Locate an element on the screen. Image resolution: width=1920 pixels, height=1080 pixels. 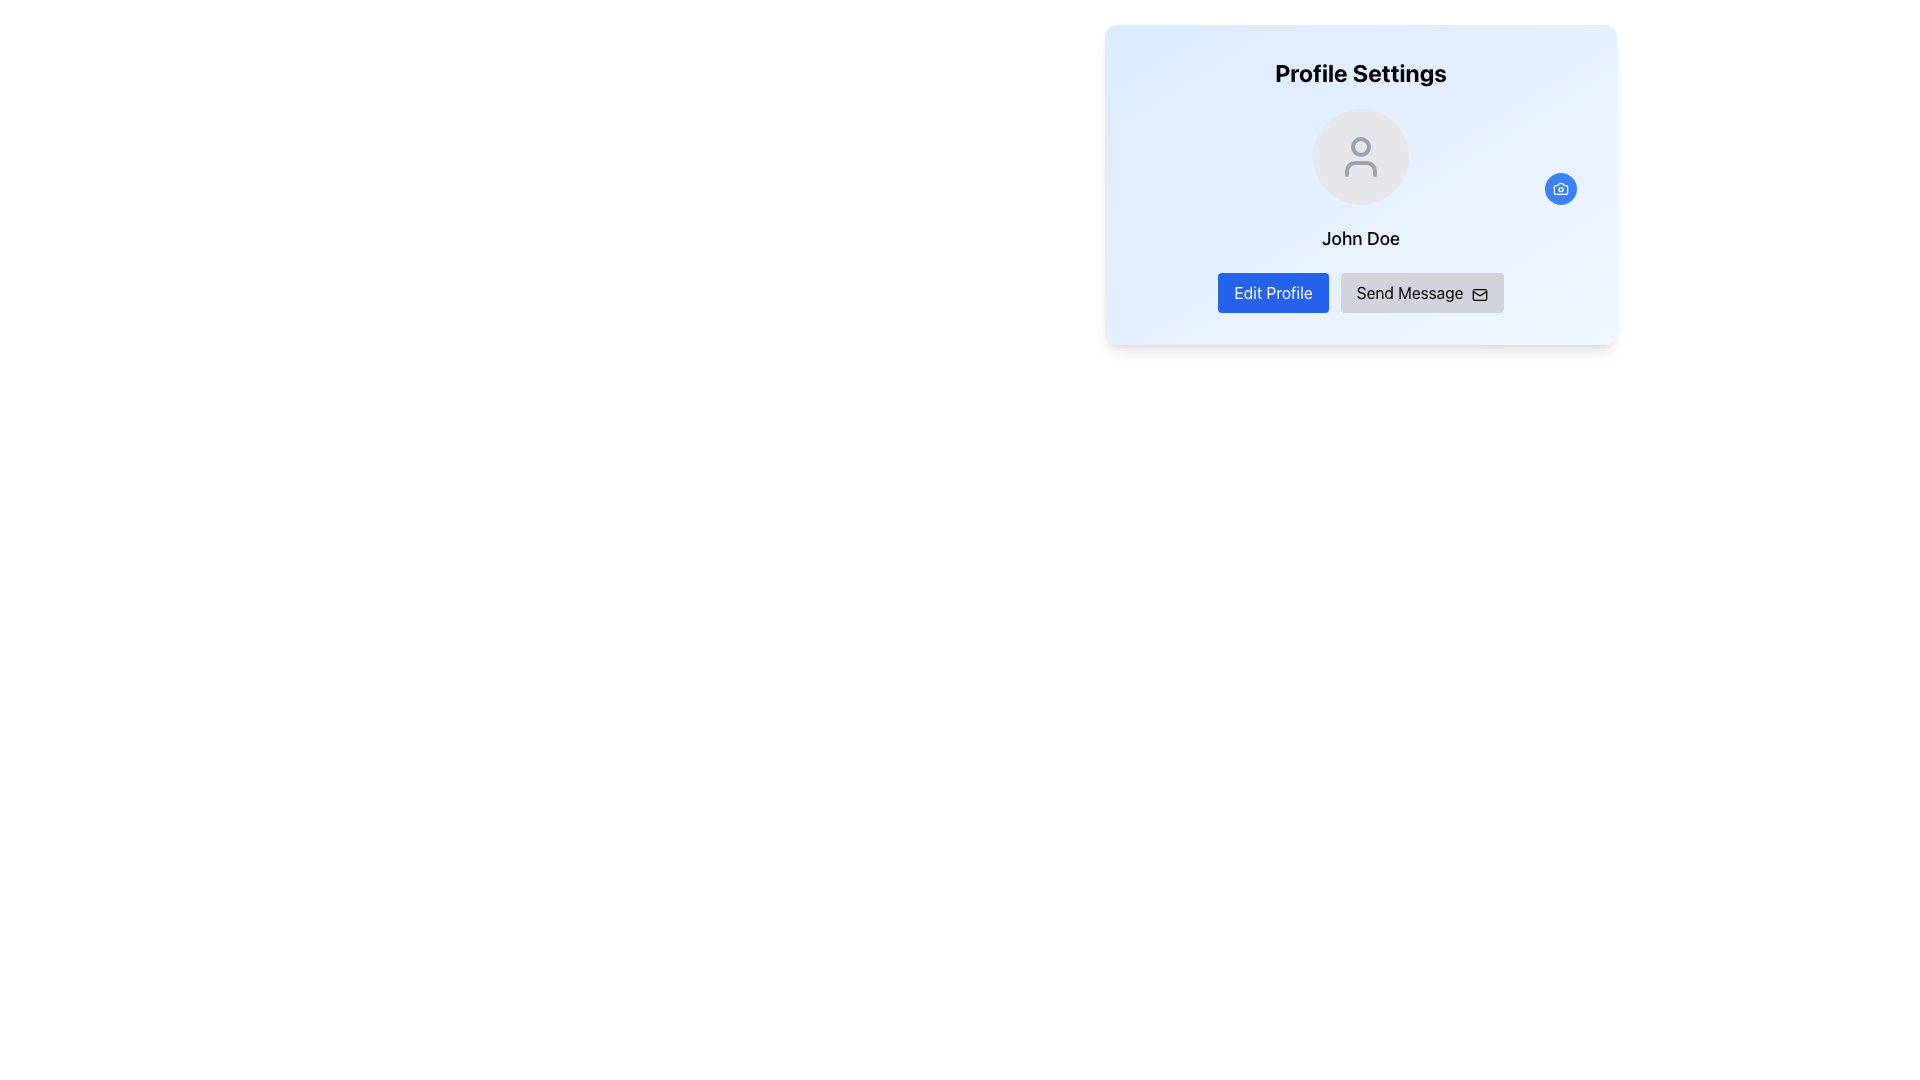
the 'Send Message' button, which has rounded corners, a light gray background that changes to darker gray on hover, and includes an envelope icon on the right side of the text is located at coordinates (1421, 293).